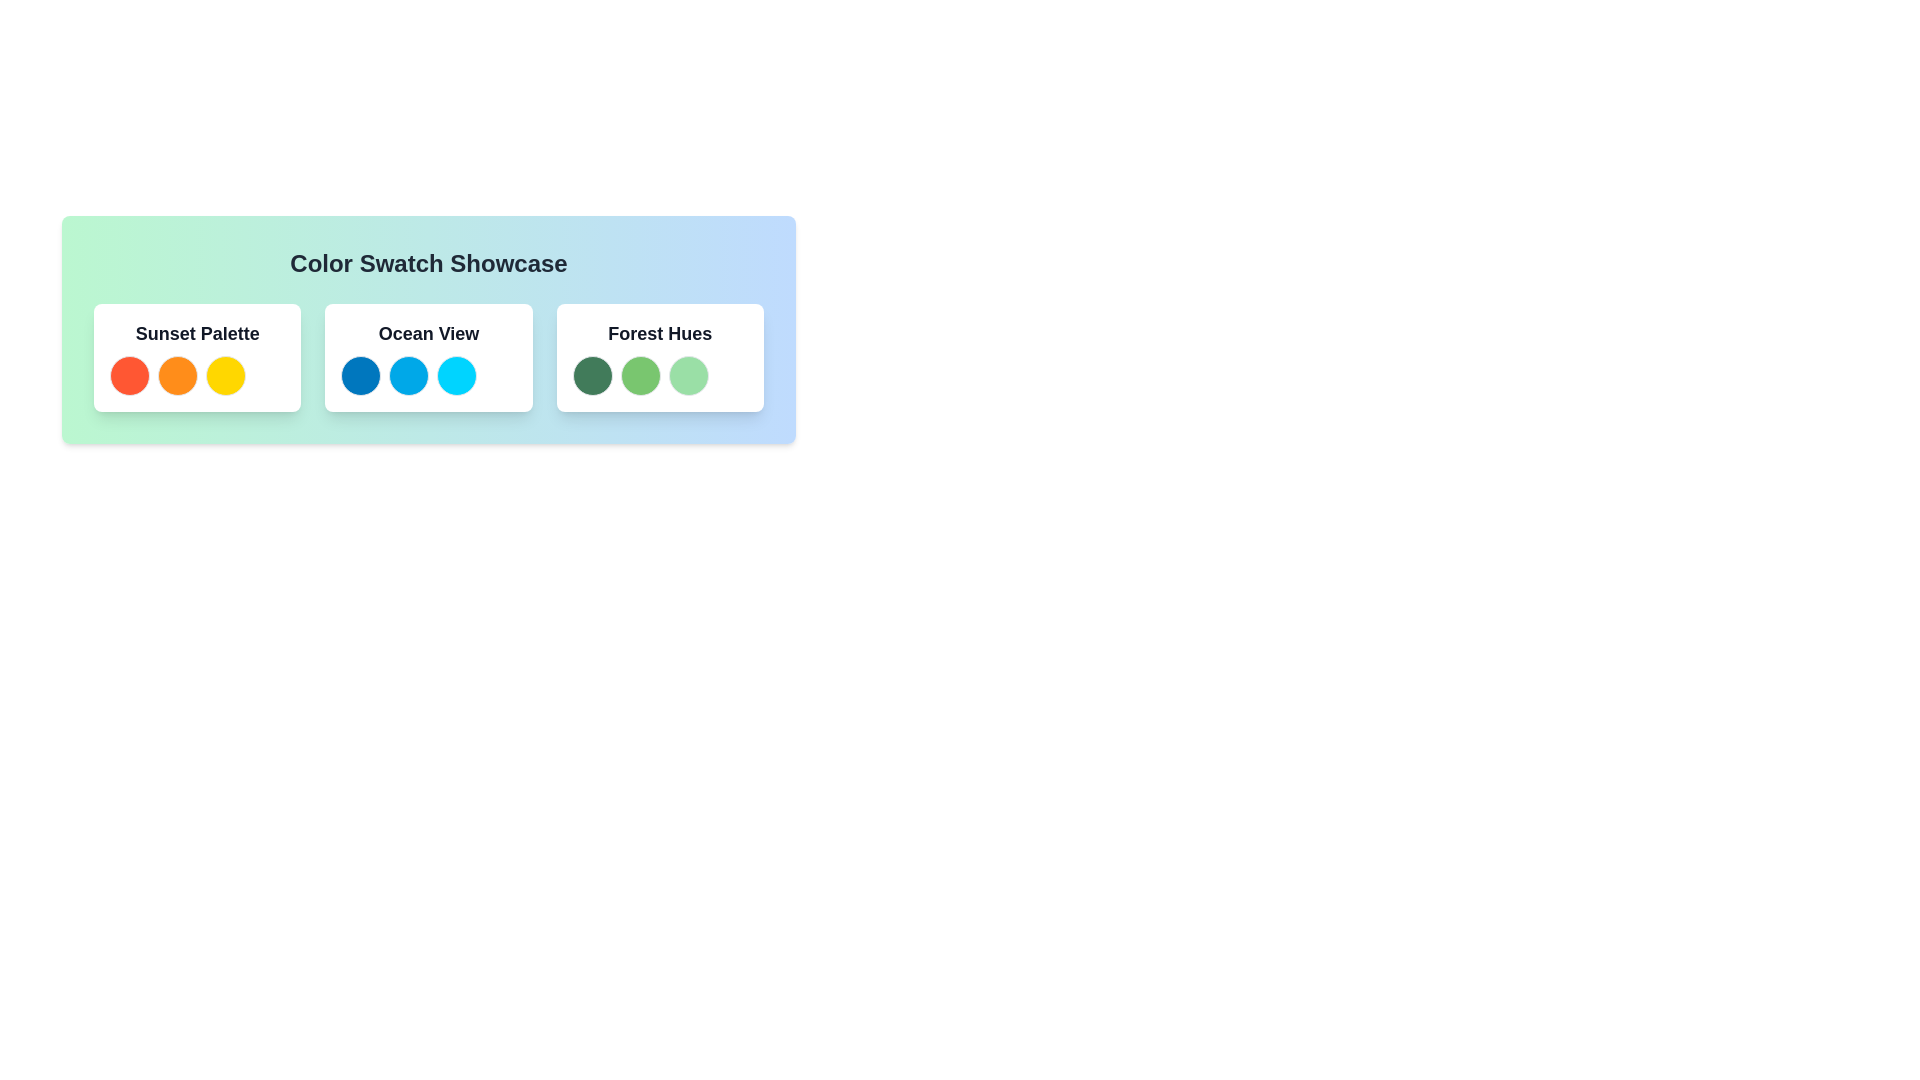  Describe the element at coordinates (591, 375) in the screenshot. I see `the leftmost color swatch representing the green hue in the 'Forest Hues' section of the design` at that location.